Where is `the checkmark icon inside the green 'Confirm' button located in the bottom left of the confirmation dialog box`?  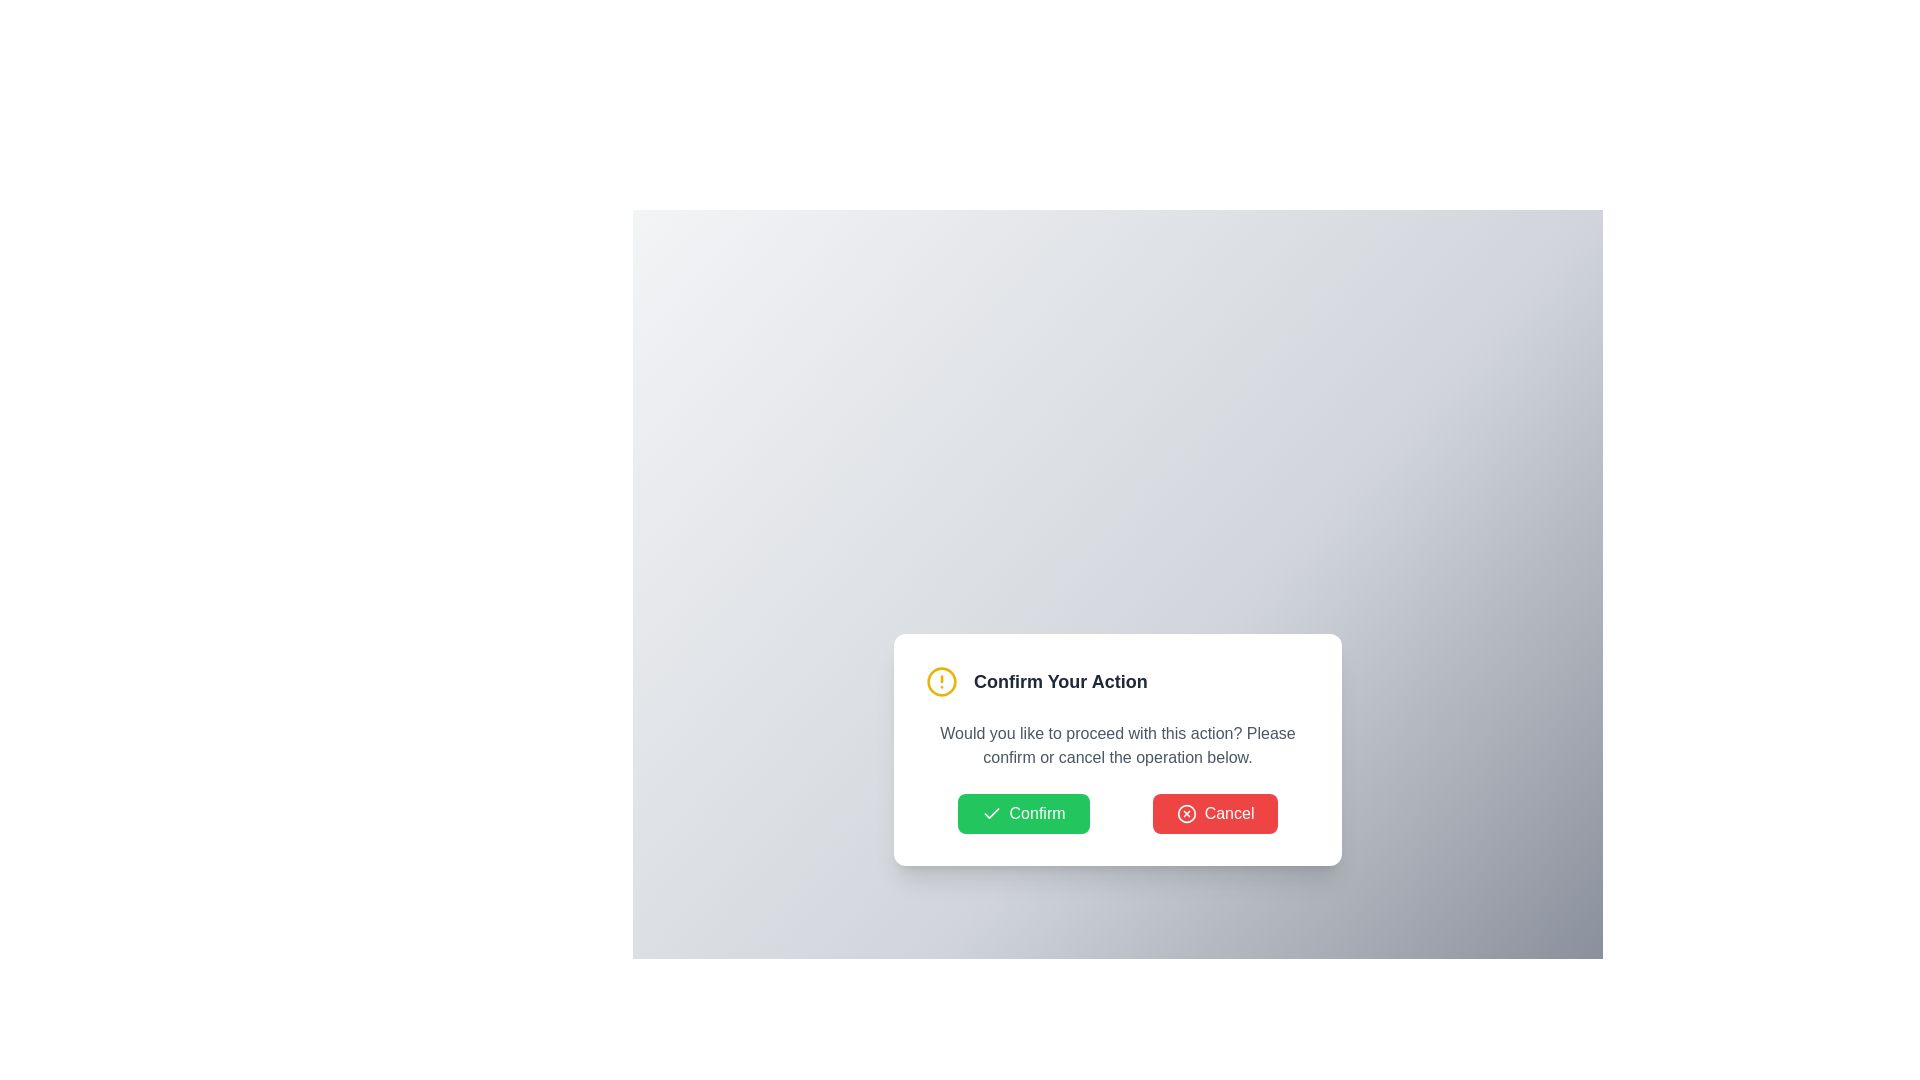 the checkmark icon inside the green 'Confirm' button located in the bottom left of the confirmation dialog box is located at coordinates (991, 813).